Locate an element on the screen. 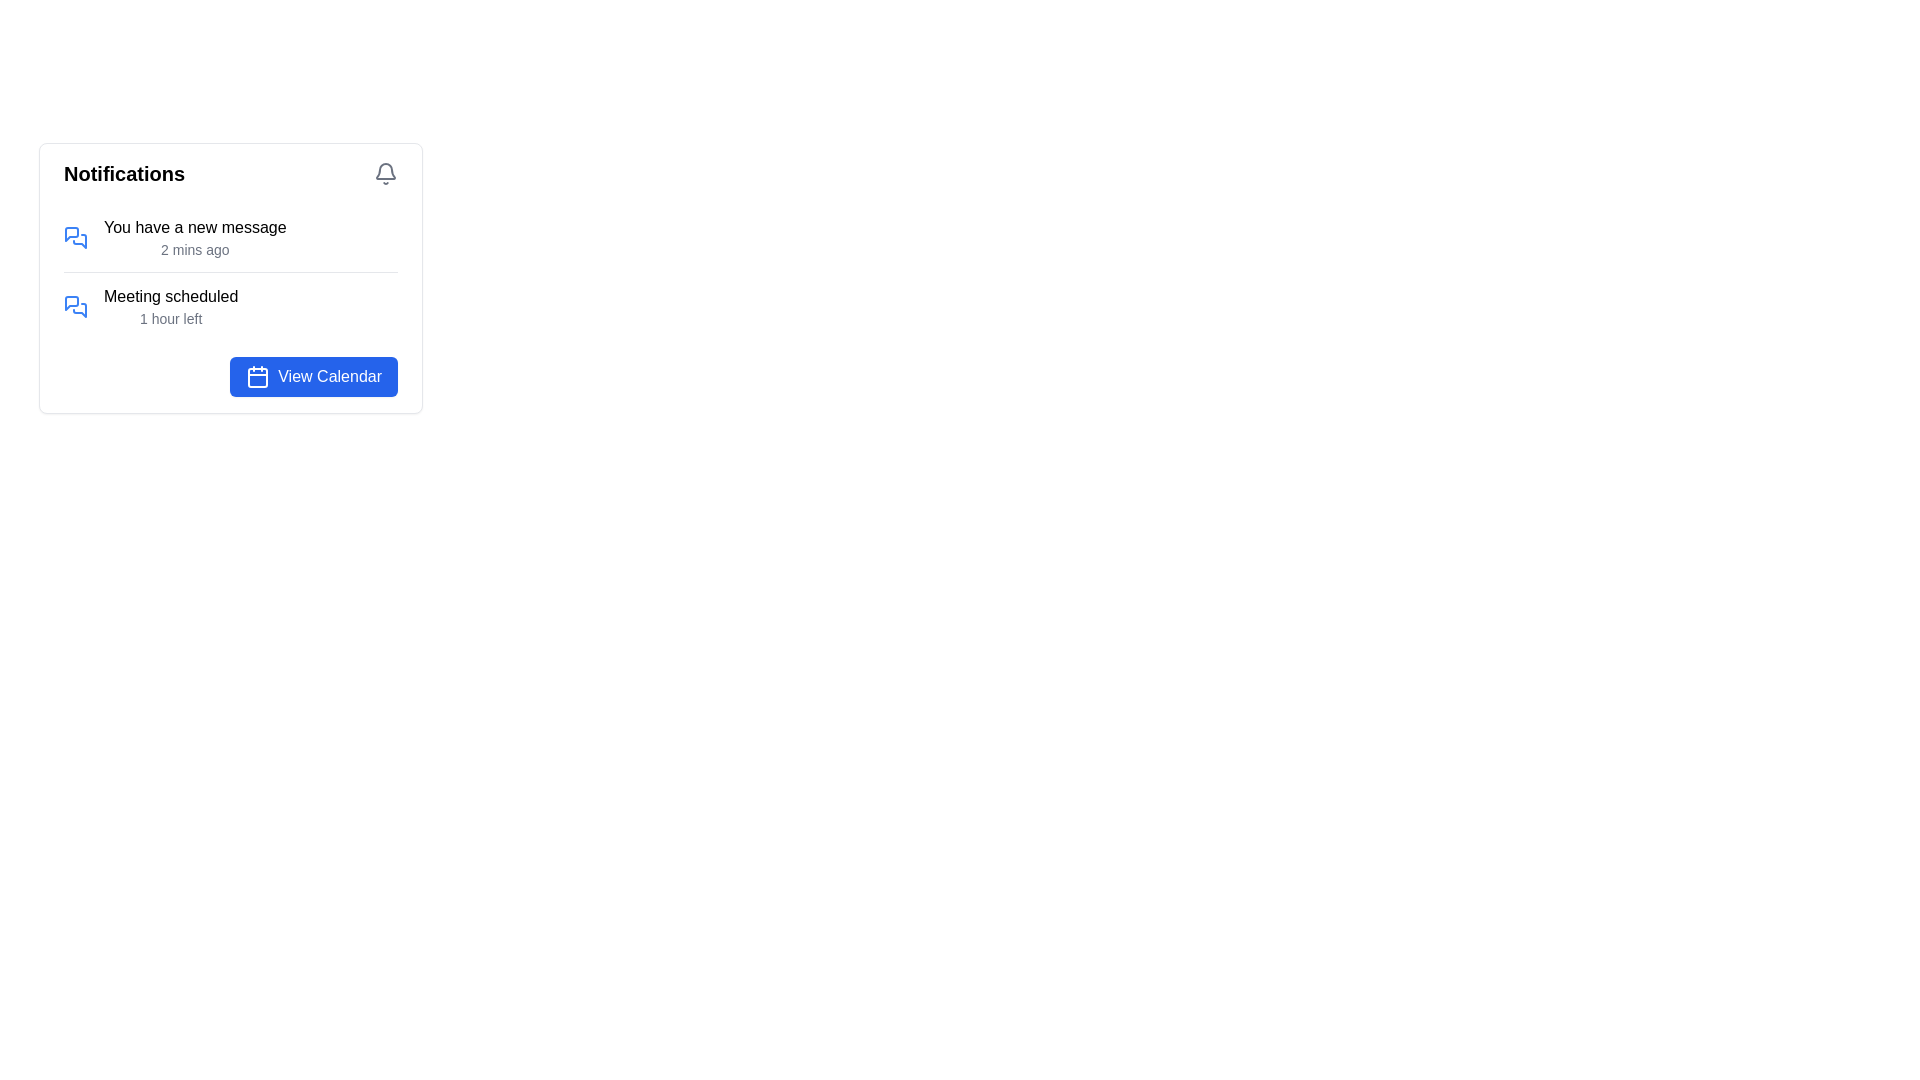  the text label that serves as a title for the notification, positioned above the '1 hour left' text within the notifications list is located at coordinates (171, 297).